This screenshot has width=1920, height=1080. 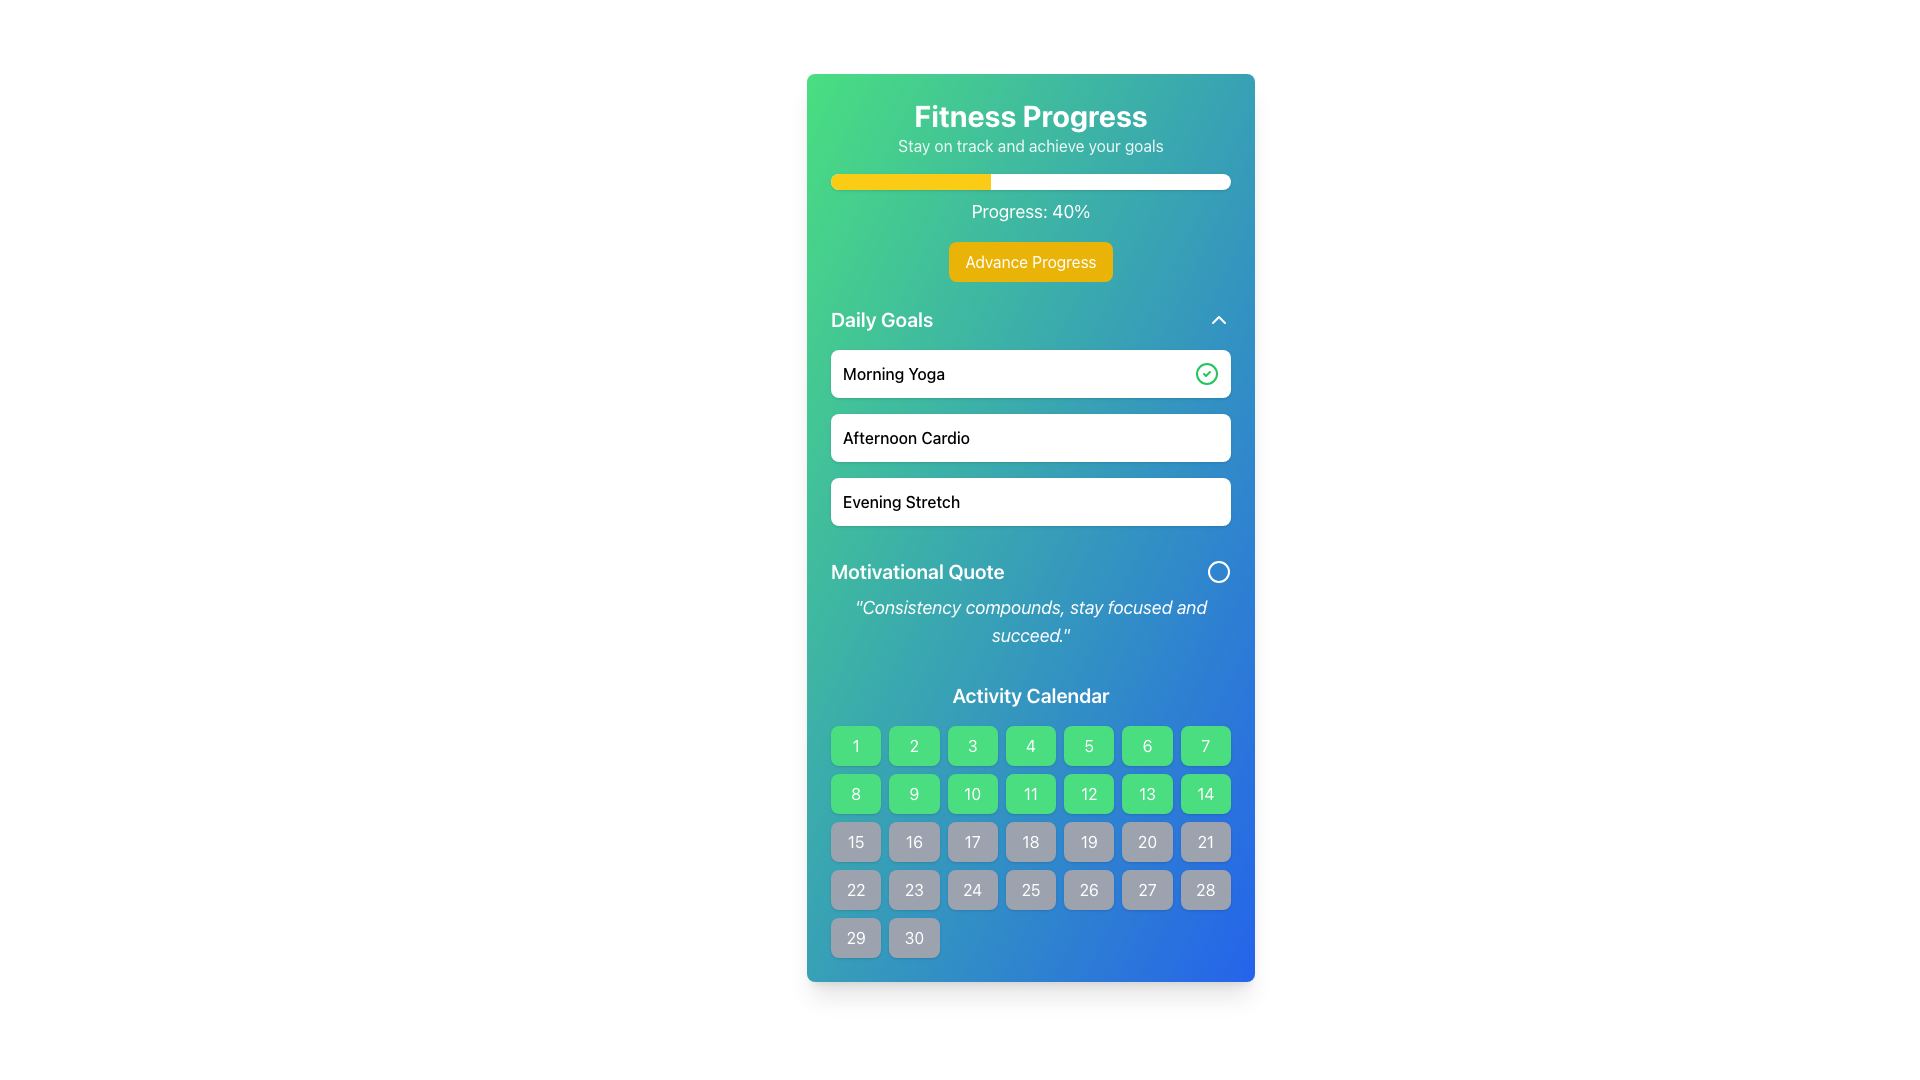 I want to click on the interactive calendar cell representing a numbered day in the second row and fourth column of the Activity Calendar grid, which is currently in an active or selected state, so click(x=1031, y=793).